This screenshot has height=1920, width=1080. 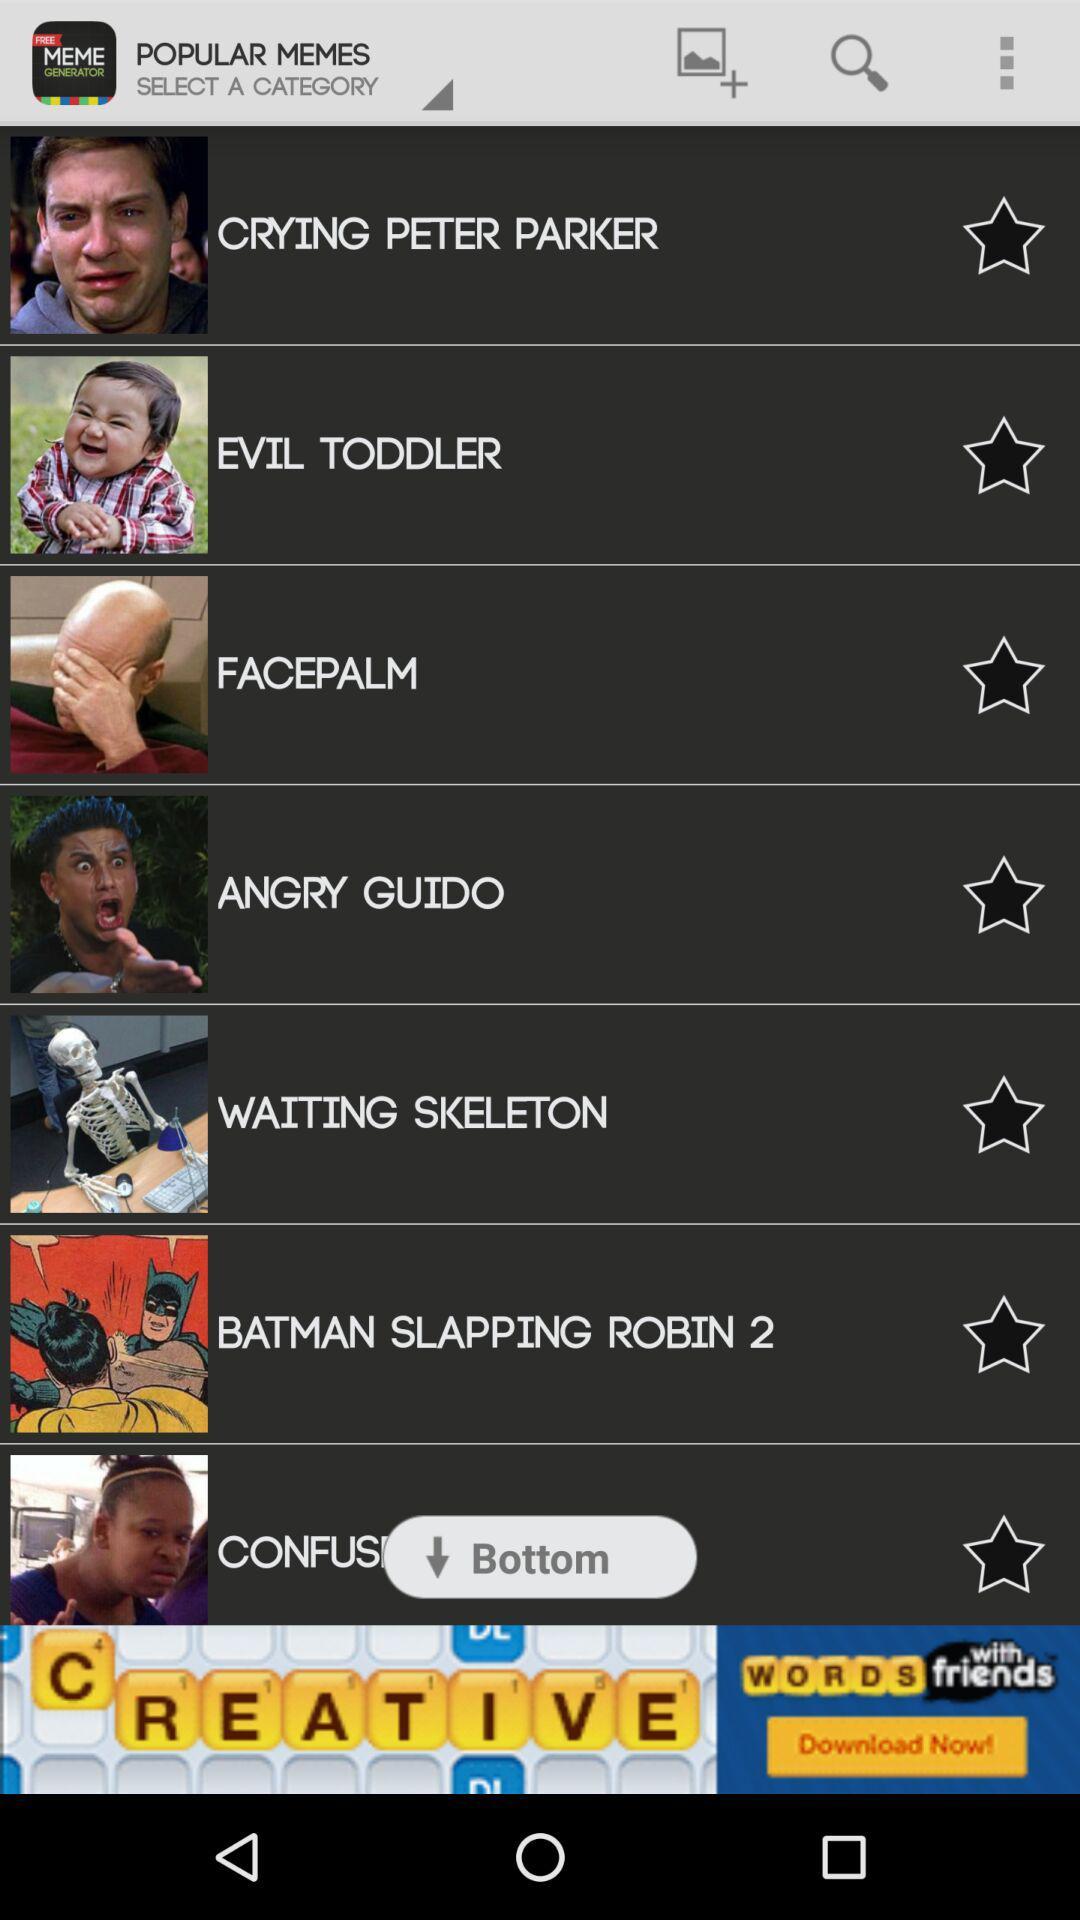 I want to click on the selection, so click(x=1003, y=893).